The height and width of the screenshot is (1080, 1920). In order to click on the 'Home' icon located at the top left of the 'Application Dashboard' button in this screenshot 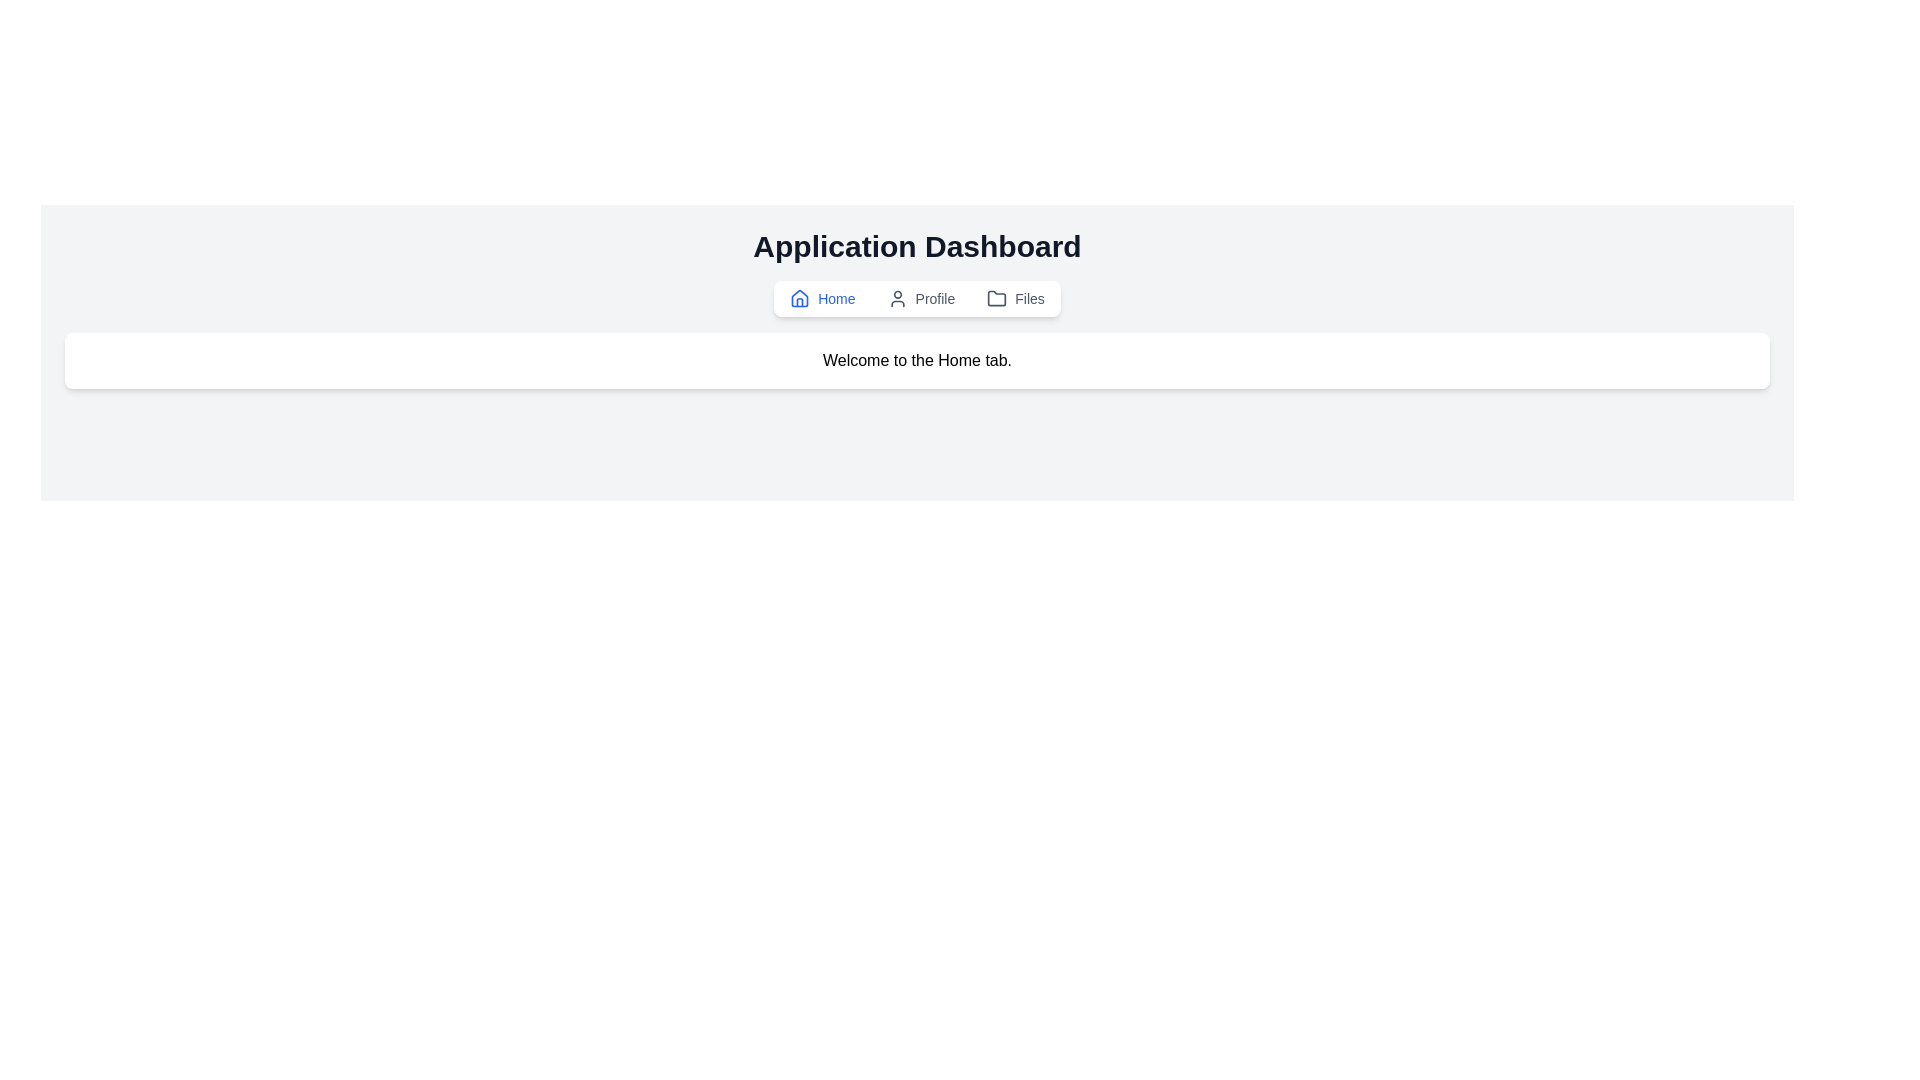, I will do `click(800, 299)`.